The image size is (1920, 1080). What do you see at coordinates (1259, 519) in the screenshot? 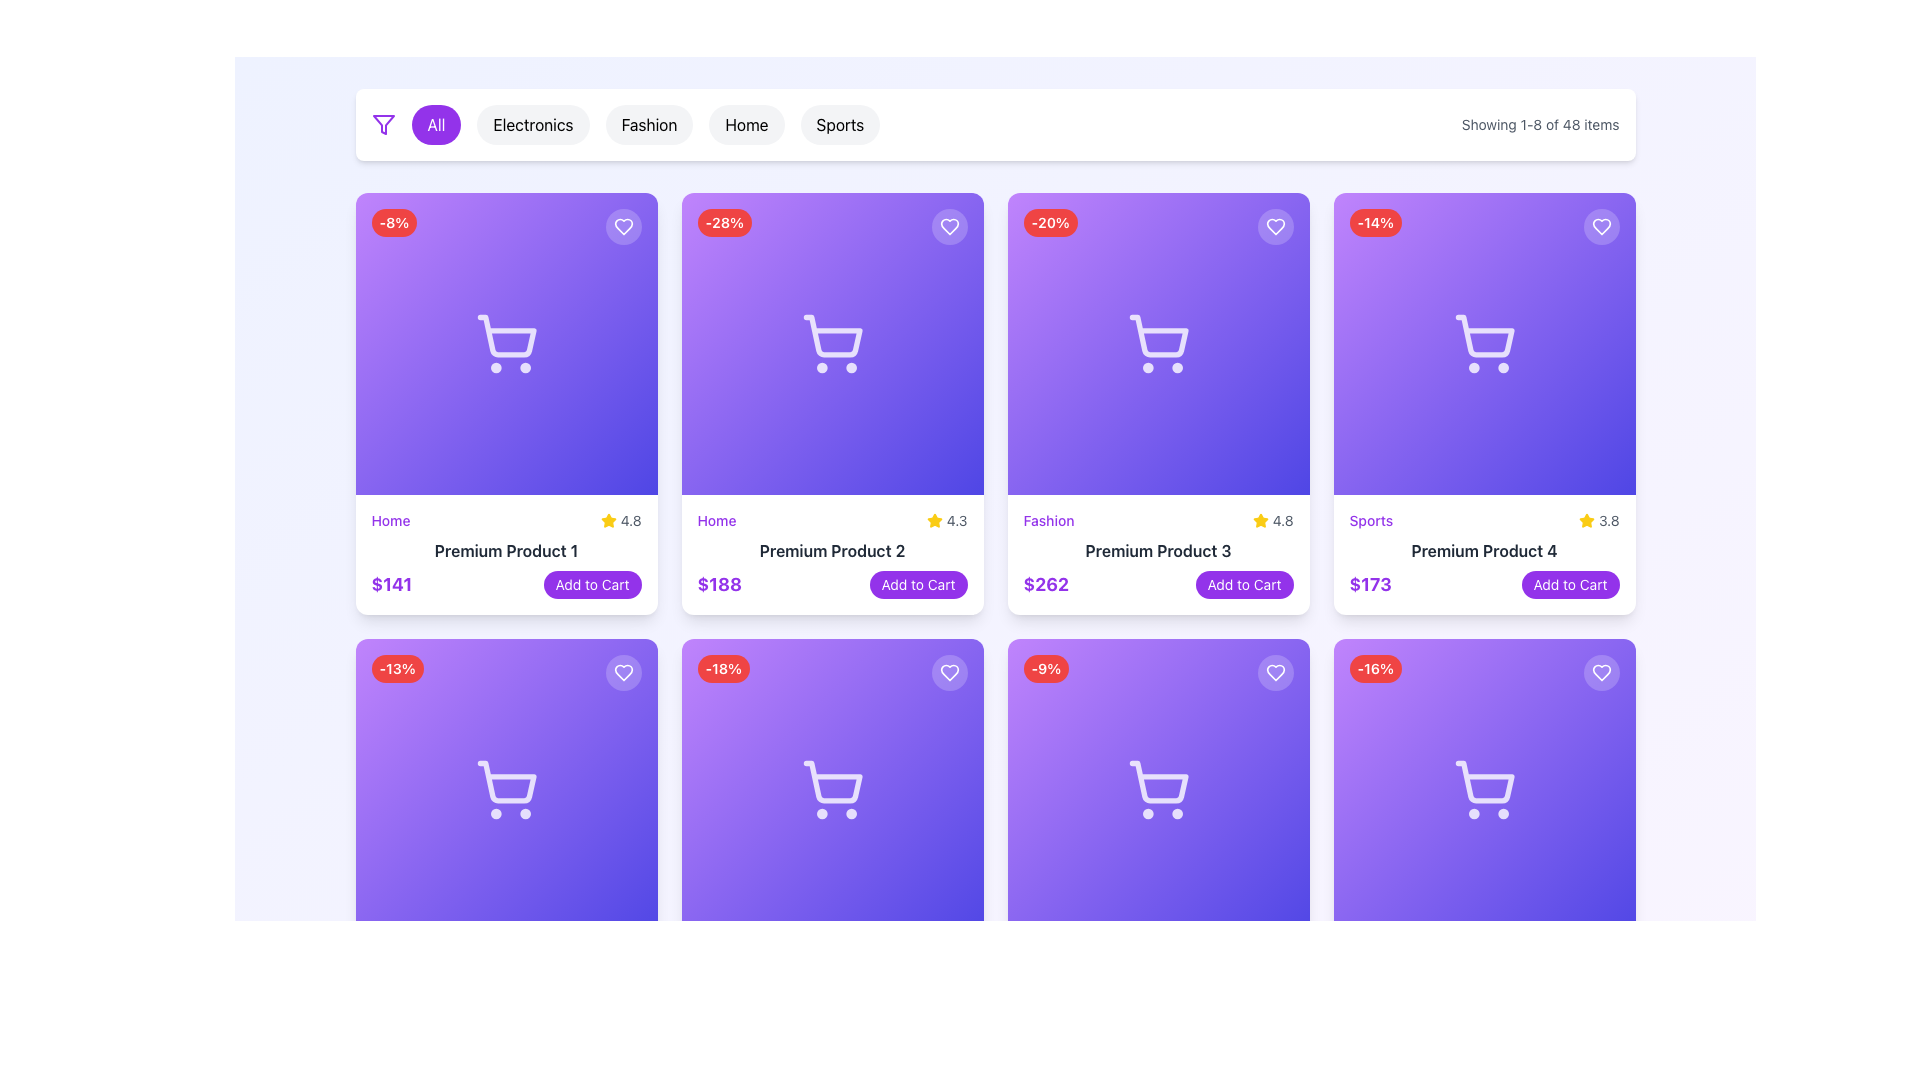
I see `the rating or favorite indicator icon located in the third card of the top row under the title 'Fashion'` at bounding box center [1259, 519].